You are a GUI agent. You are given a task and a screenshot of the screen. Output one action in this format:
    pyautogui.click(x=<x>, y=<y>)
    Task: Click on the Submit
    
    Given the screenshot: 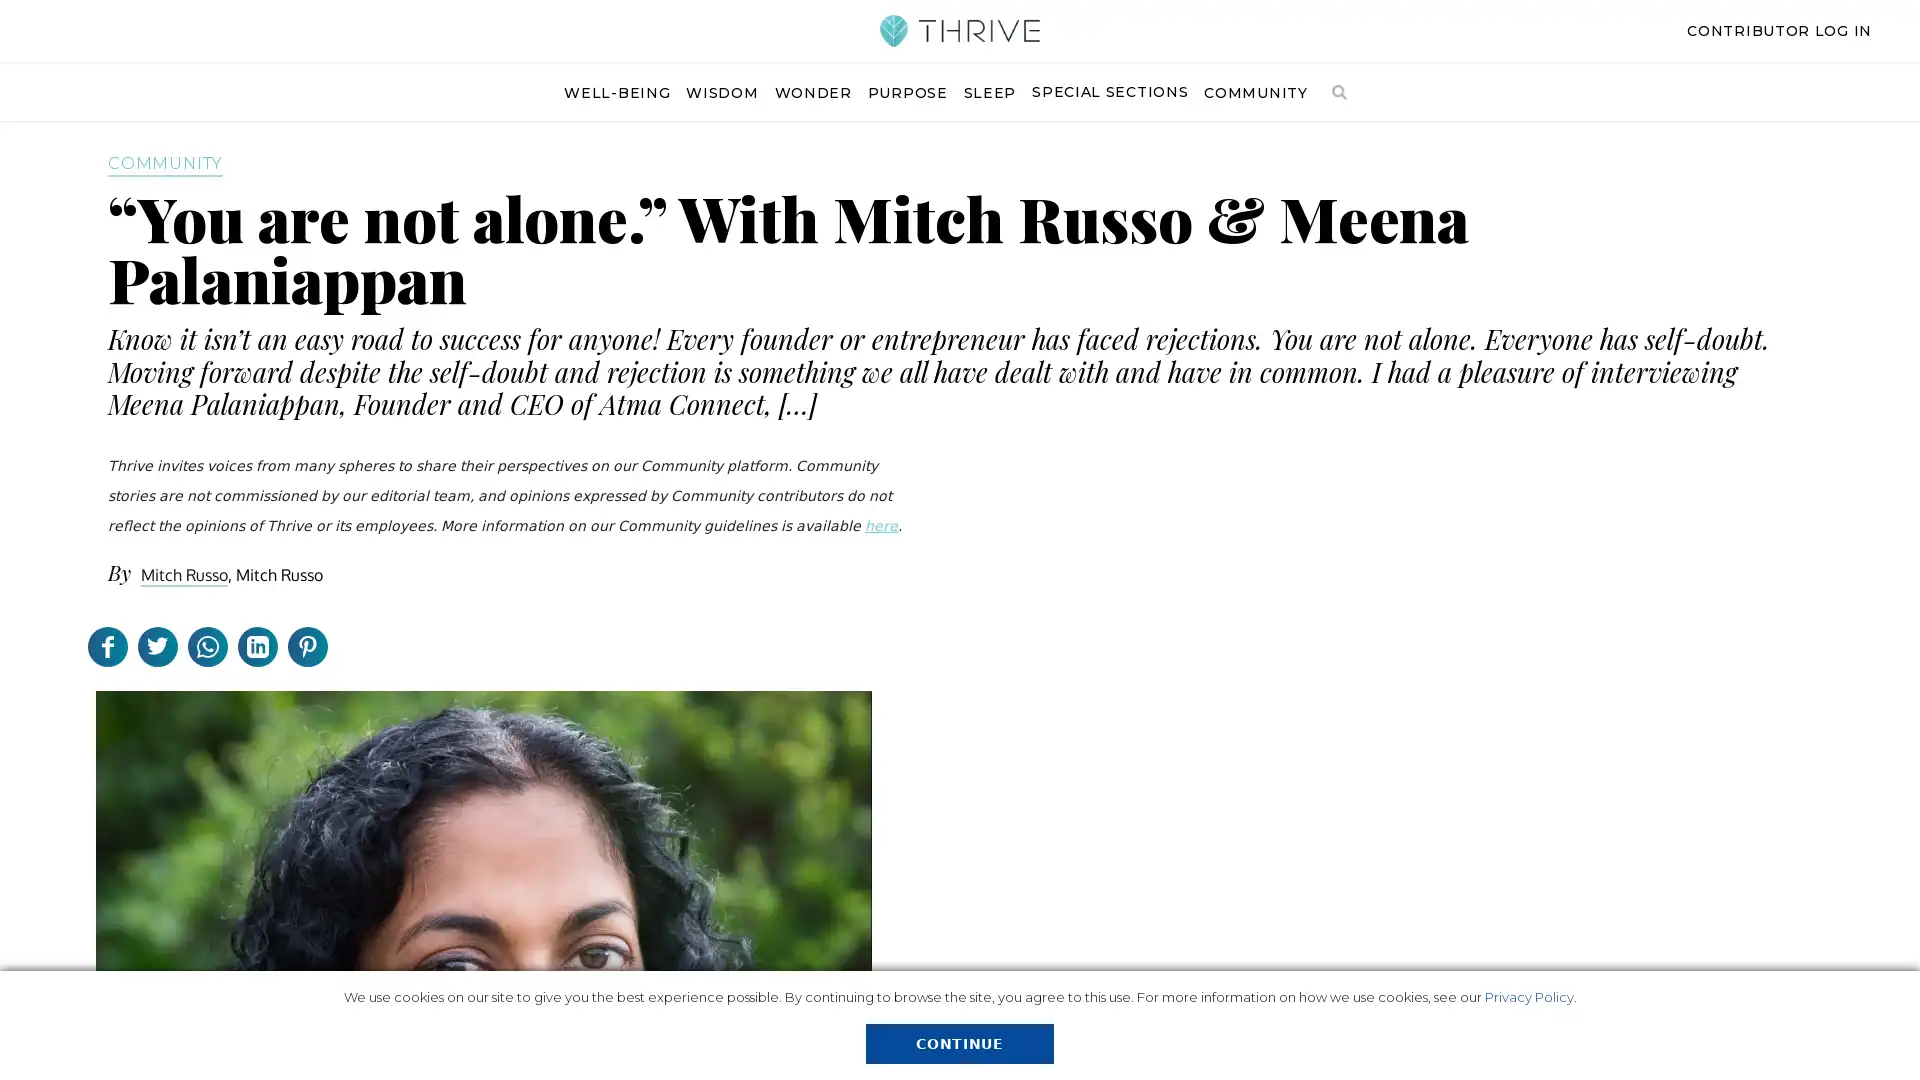 What is the action you would take?
    pyautogui.click(x=1491, y=177)
    